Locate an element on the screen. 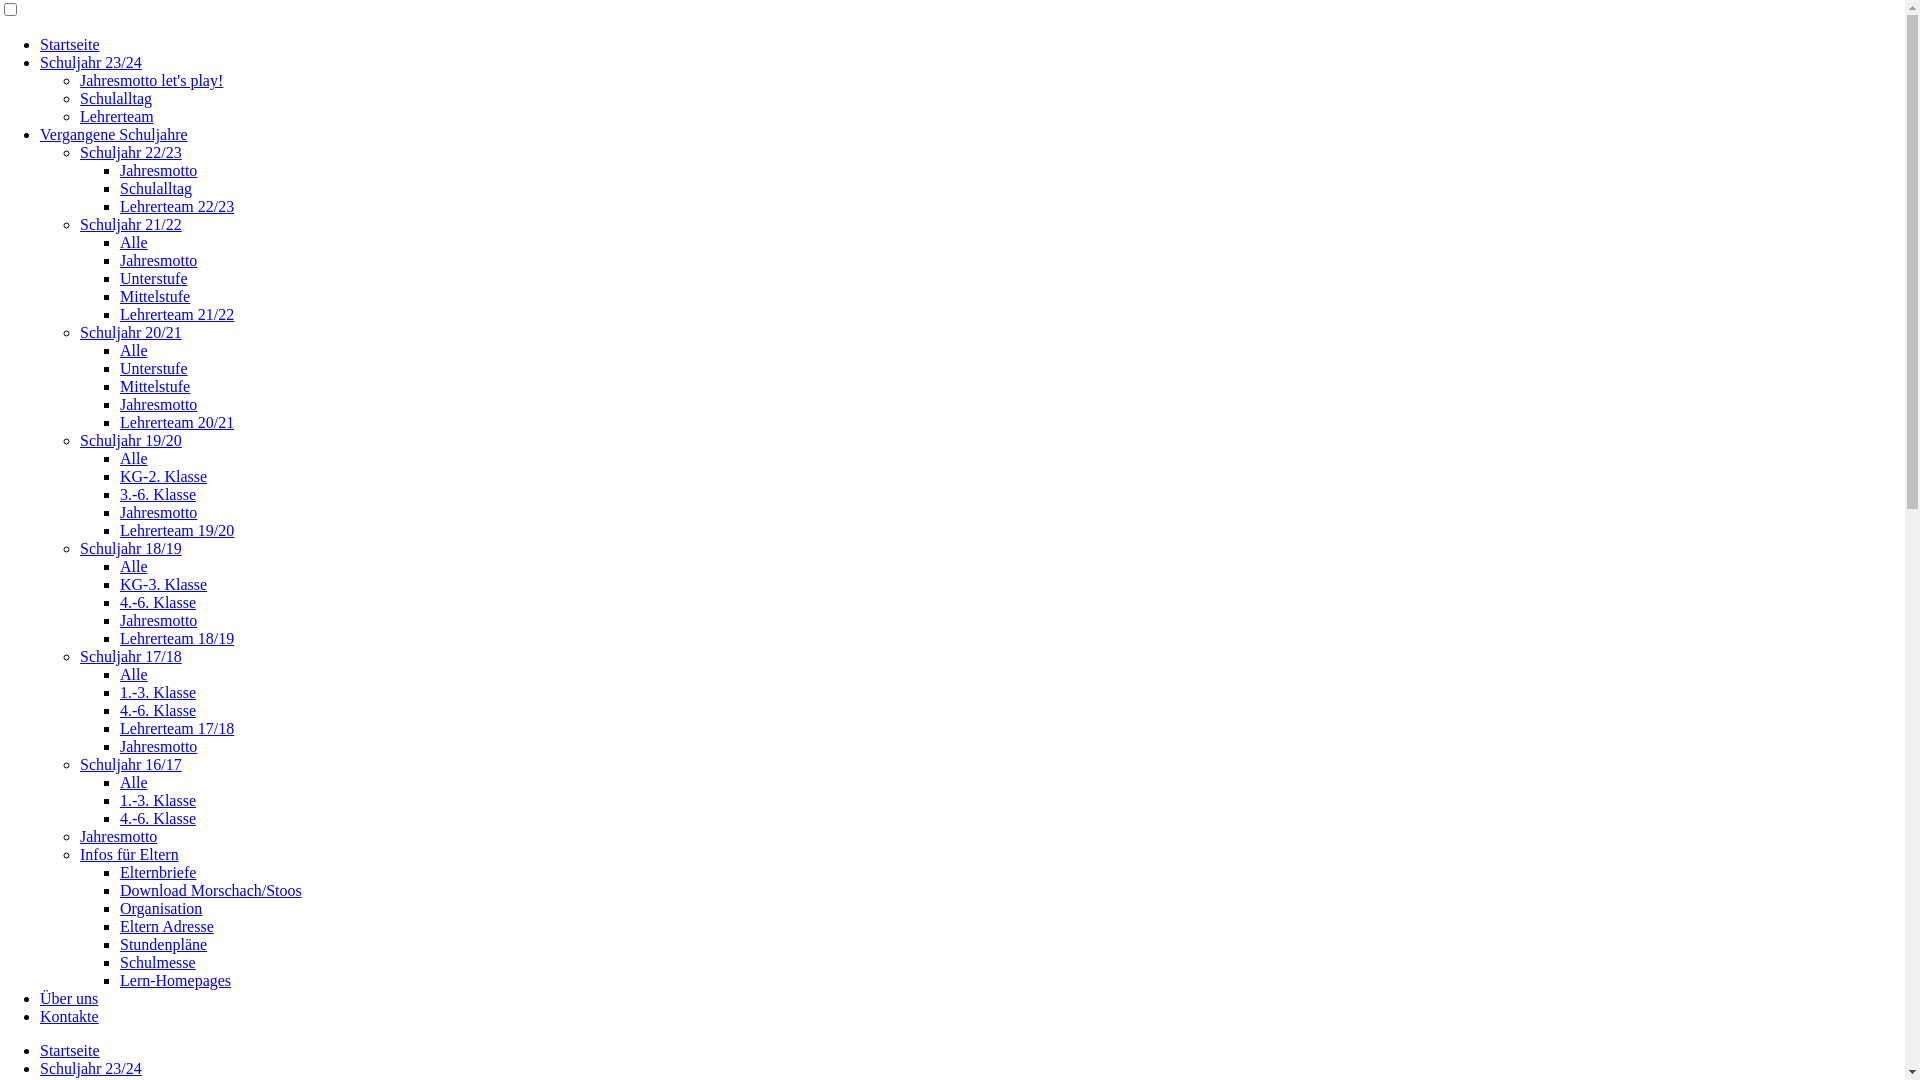 The width and height of the screenshot is (1920, 1080). 'Mittelstufe' is located at coordinates (153, 386).